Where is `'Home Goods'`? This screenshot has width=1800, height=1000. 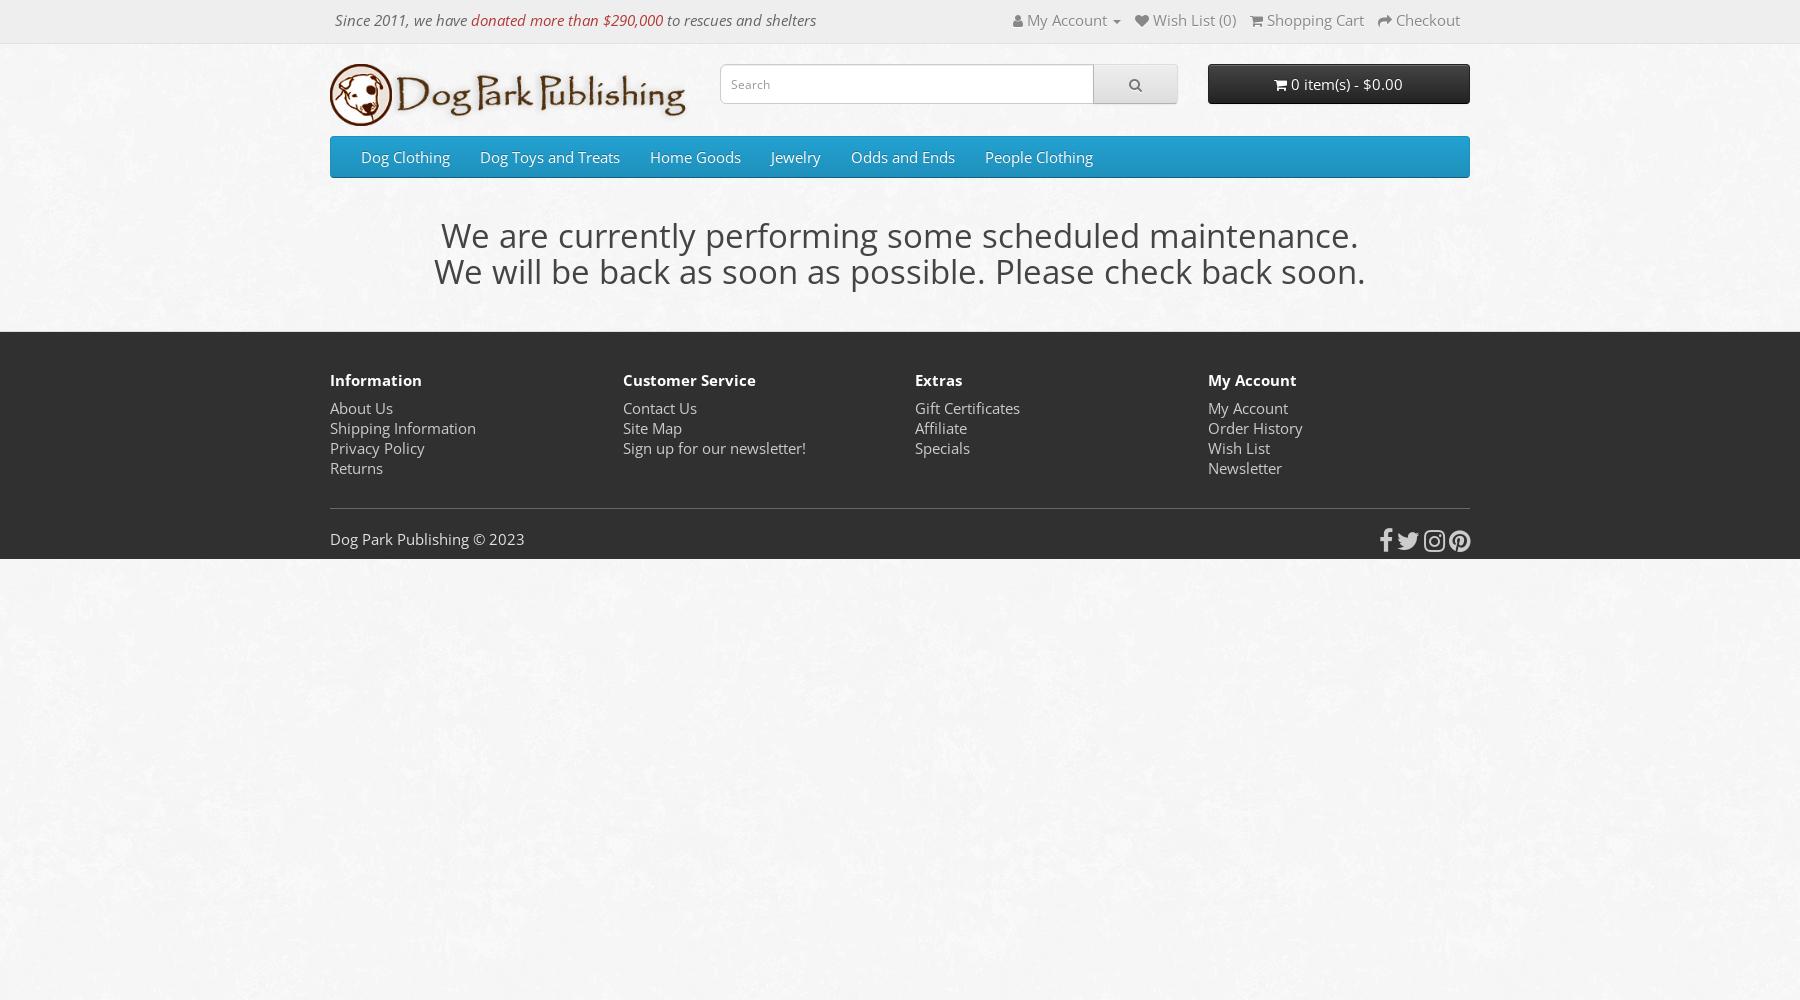 'Home Goods' is located at coordinates (694, 157).